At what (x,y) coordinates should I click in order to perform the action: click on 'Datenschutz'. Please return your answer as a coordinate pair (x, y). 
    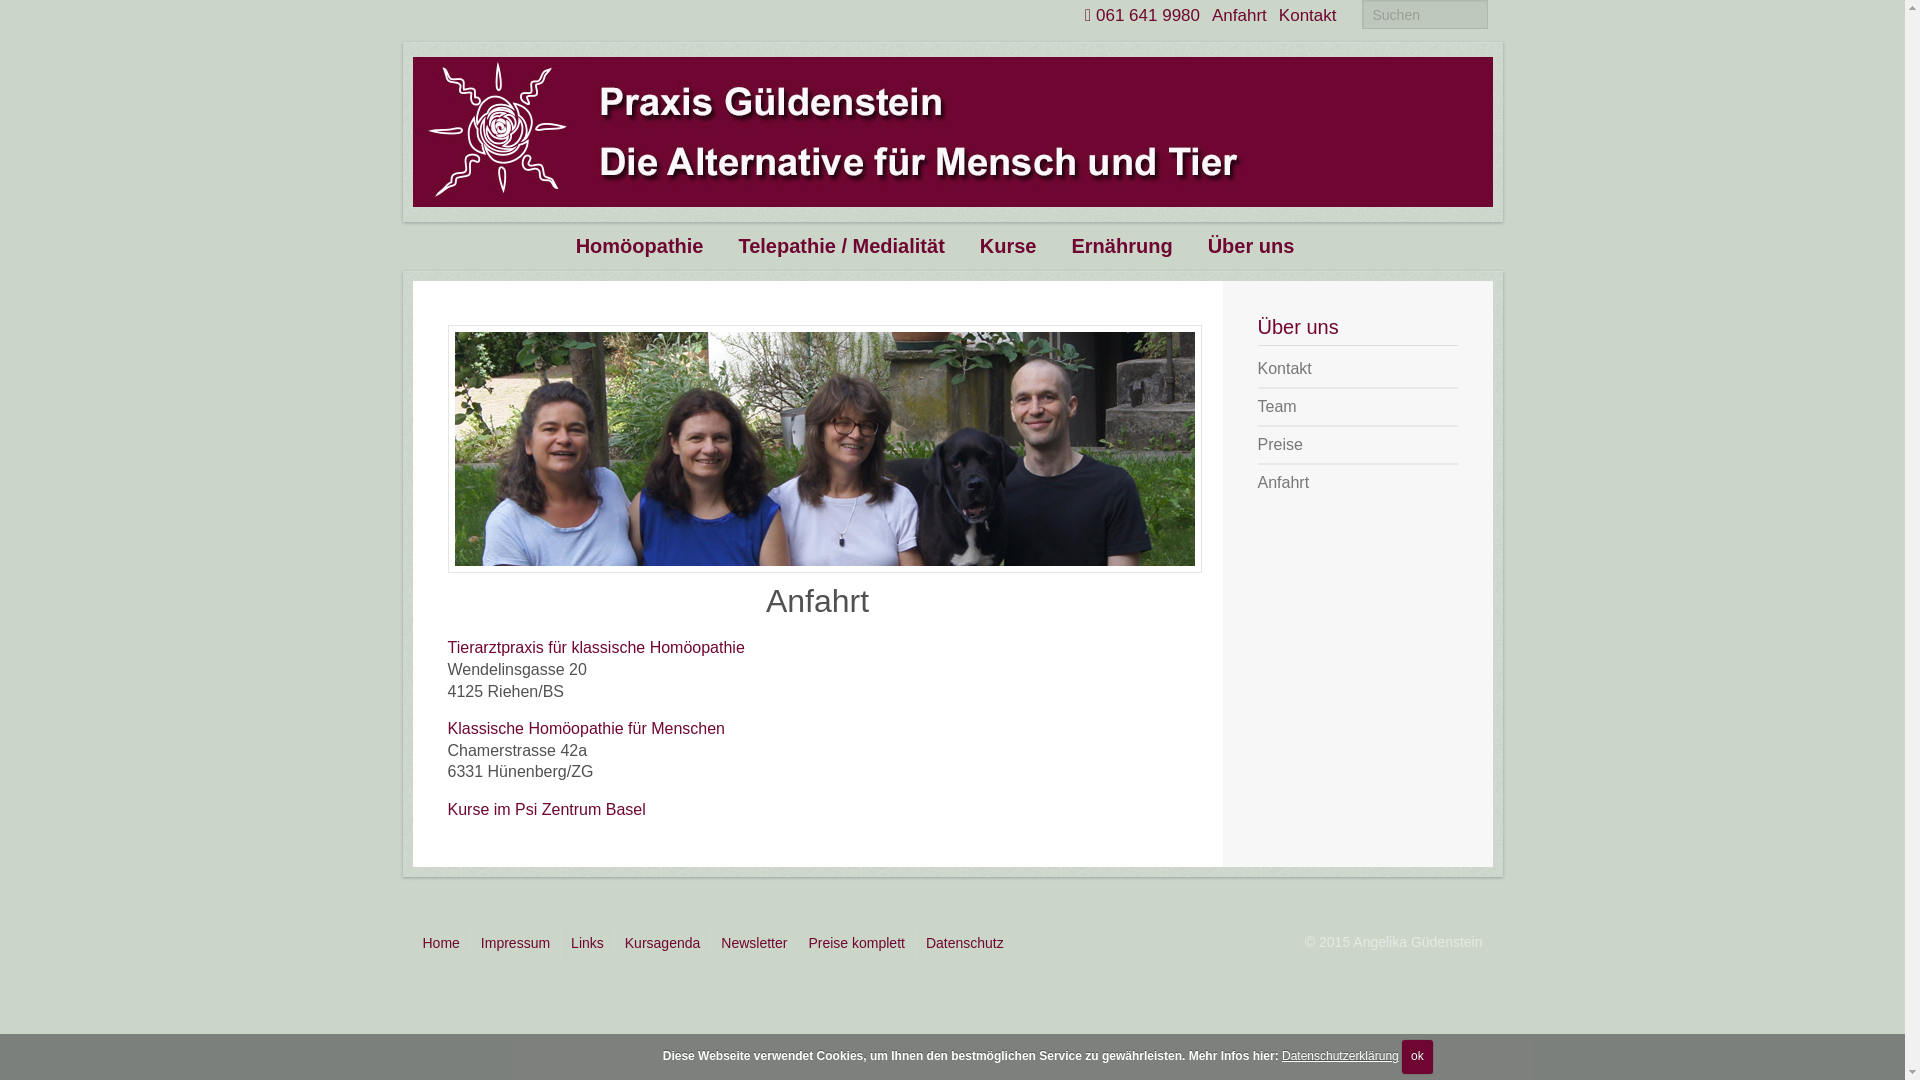
    Looking at the image, I should click on (964, 942).